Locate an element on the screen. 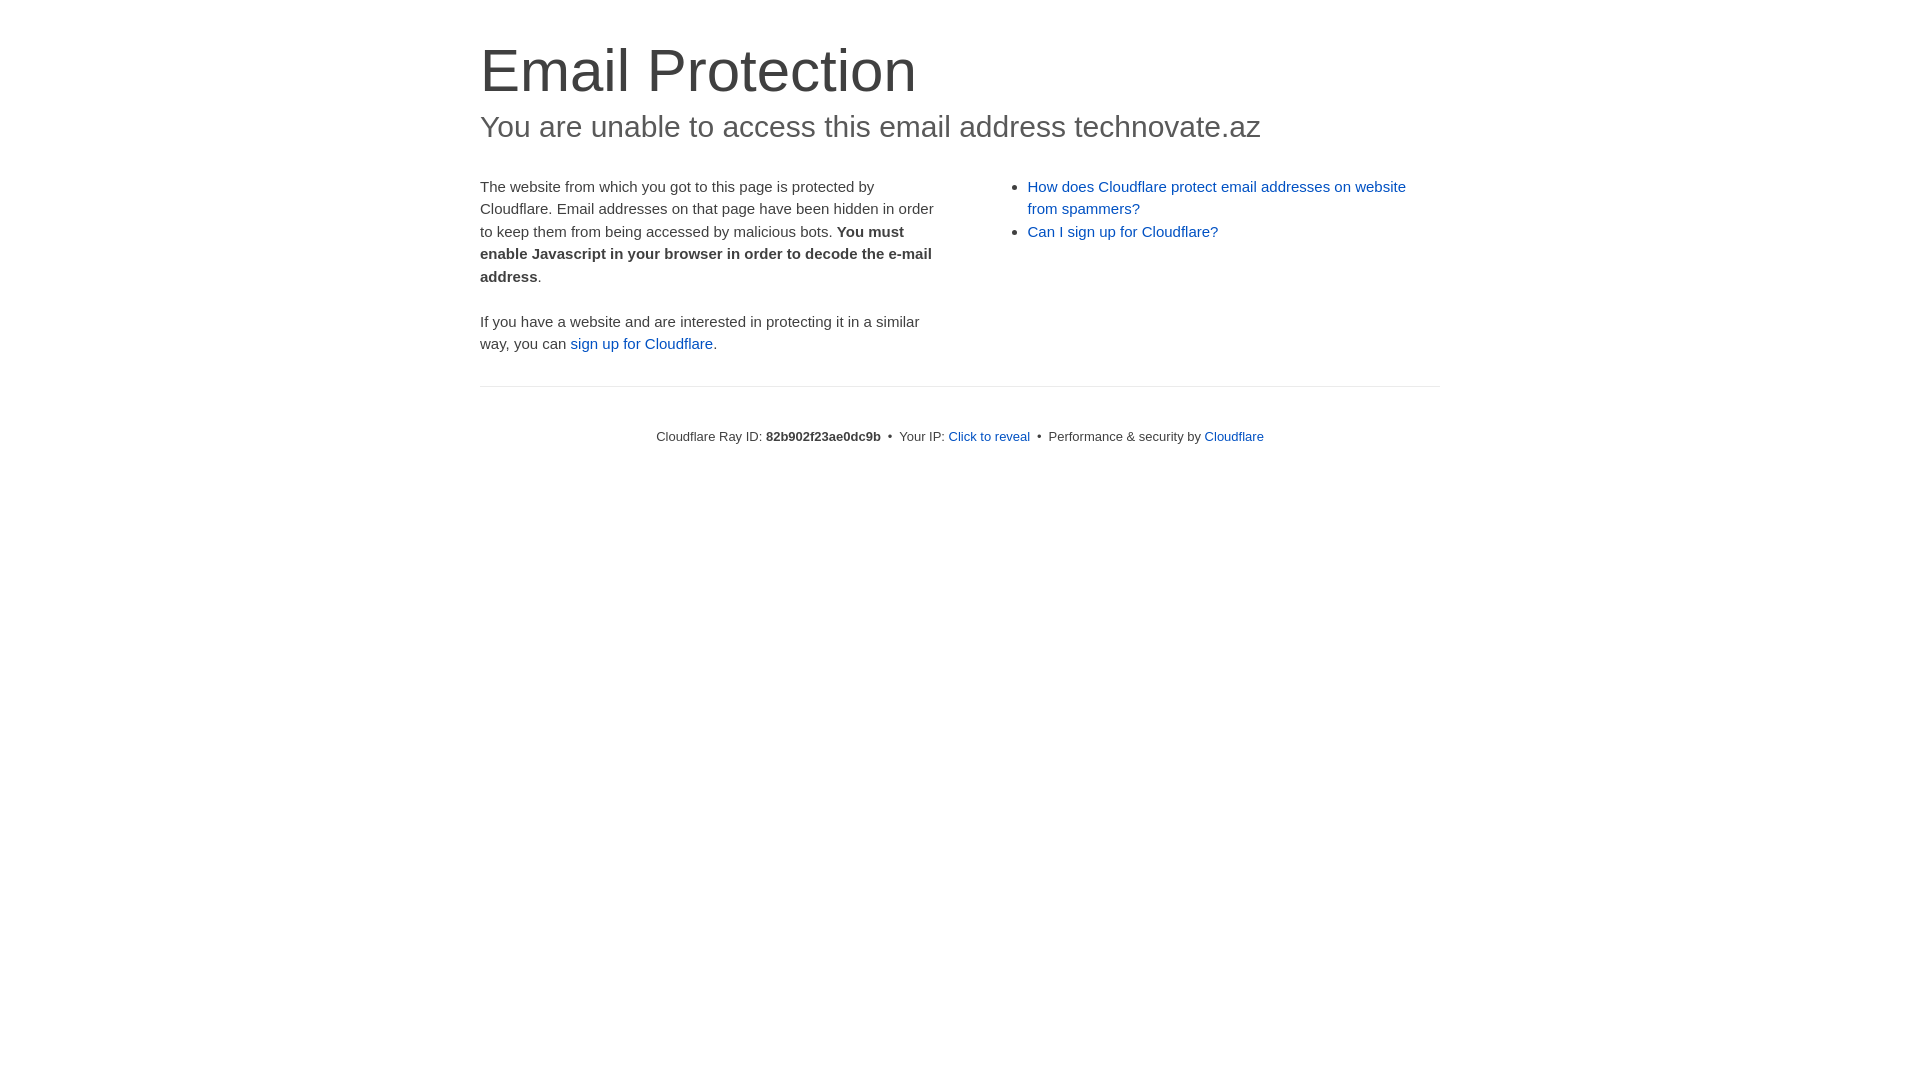  'Can I sign up for Cloudflare?' is located at coordinates (1123, 230).